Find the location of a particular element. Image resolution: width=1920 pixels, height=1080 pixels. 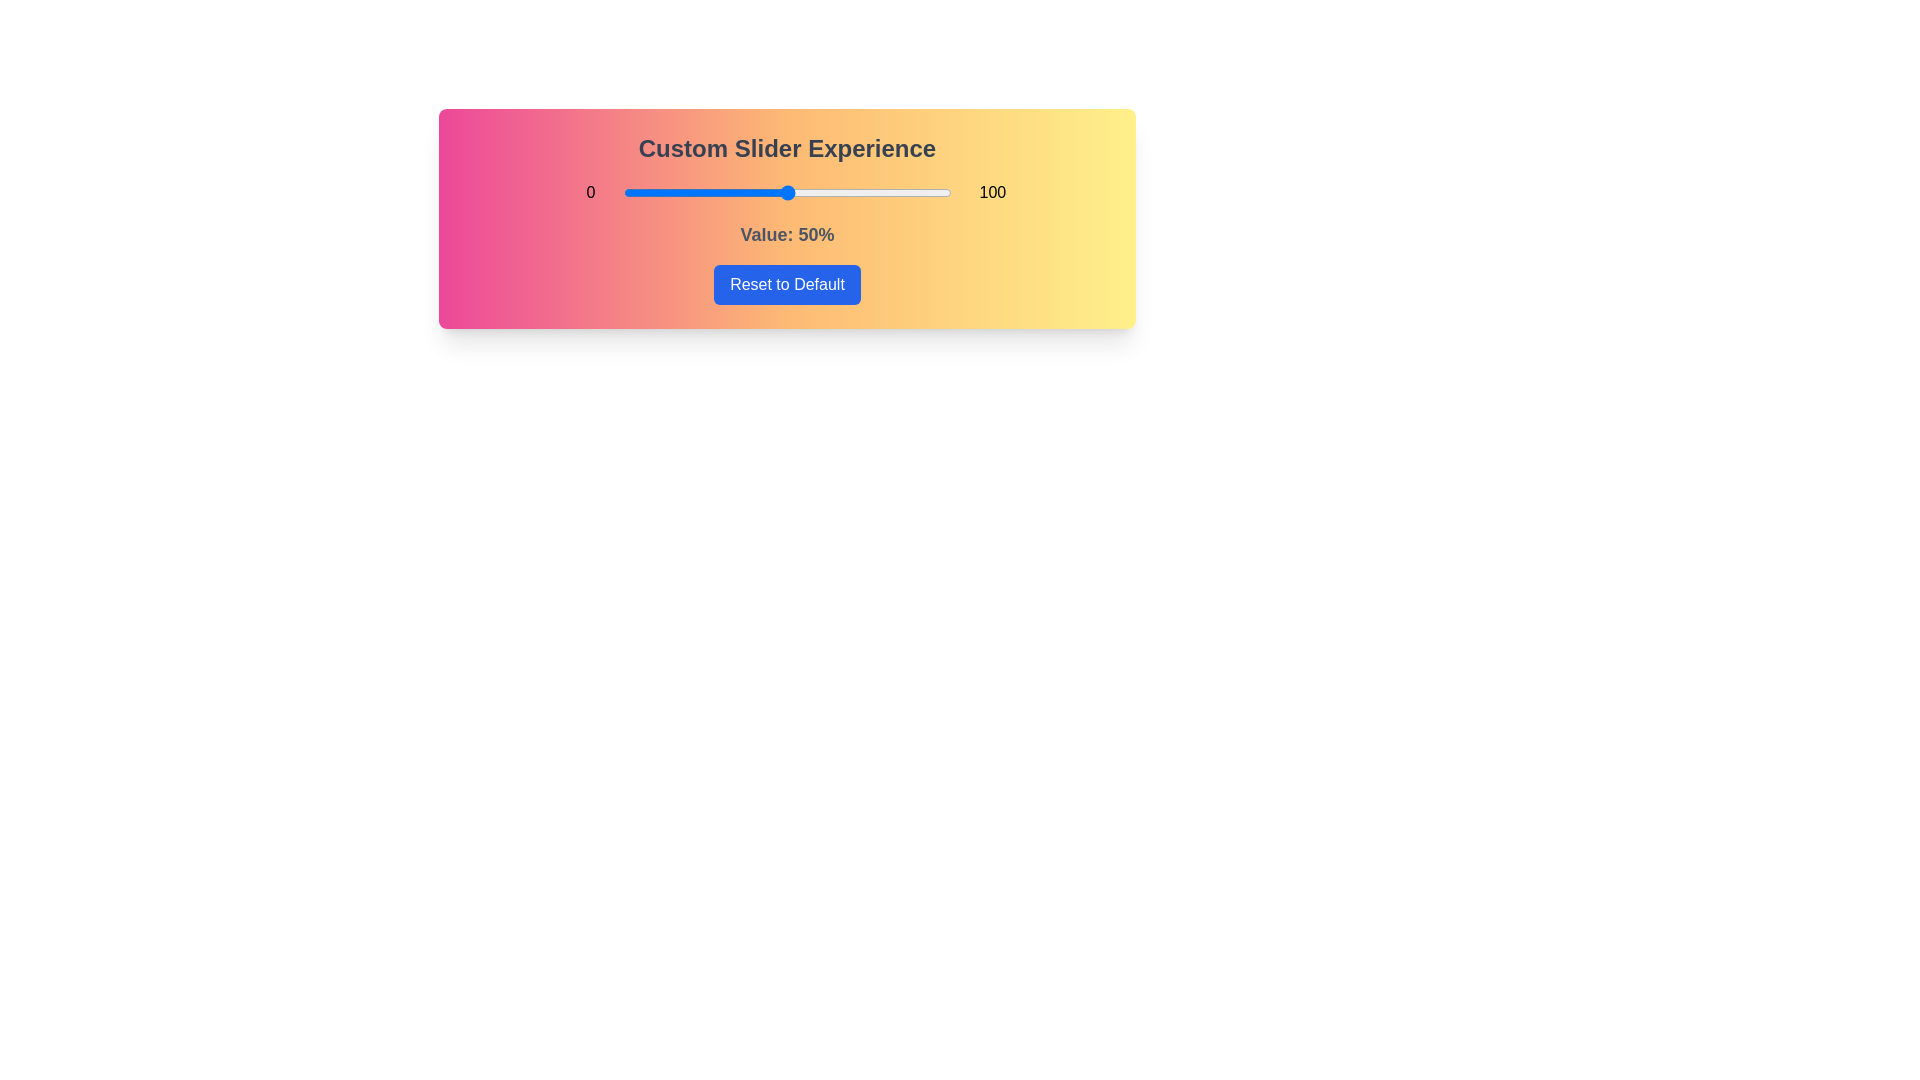

the slider to set its value to 50% is located at coordinates (786, 192).